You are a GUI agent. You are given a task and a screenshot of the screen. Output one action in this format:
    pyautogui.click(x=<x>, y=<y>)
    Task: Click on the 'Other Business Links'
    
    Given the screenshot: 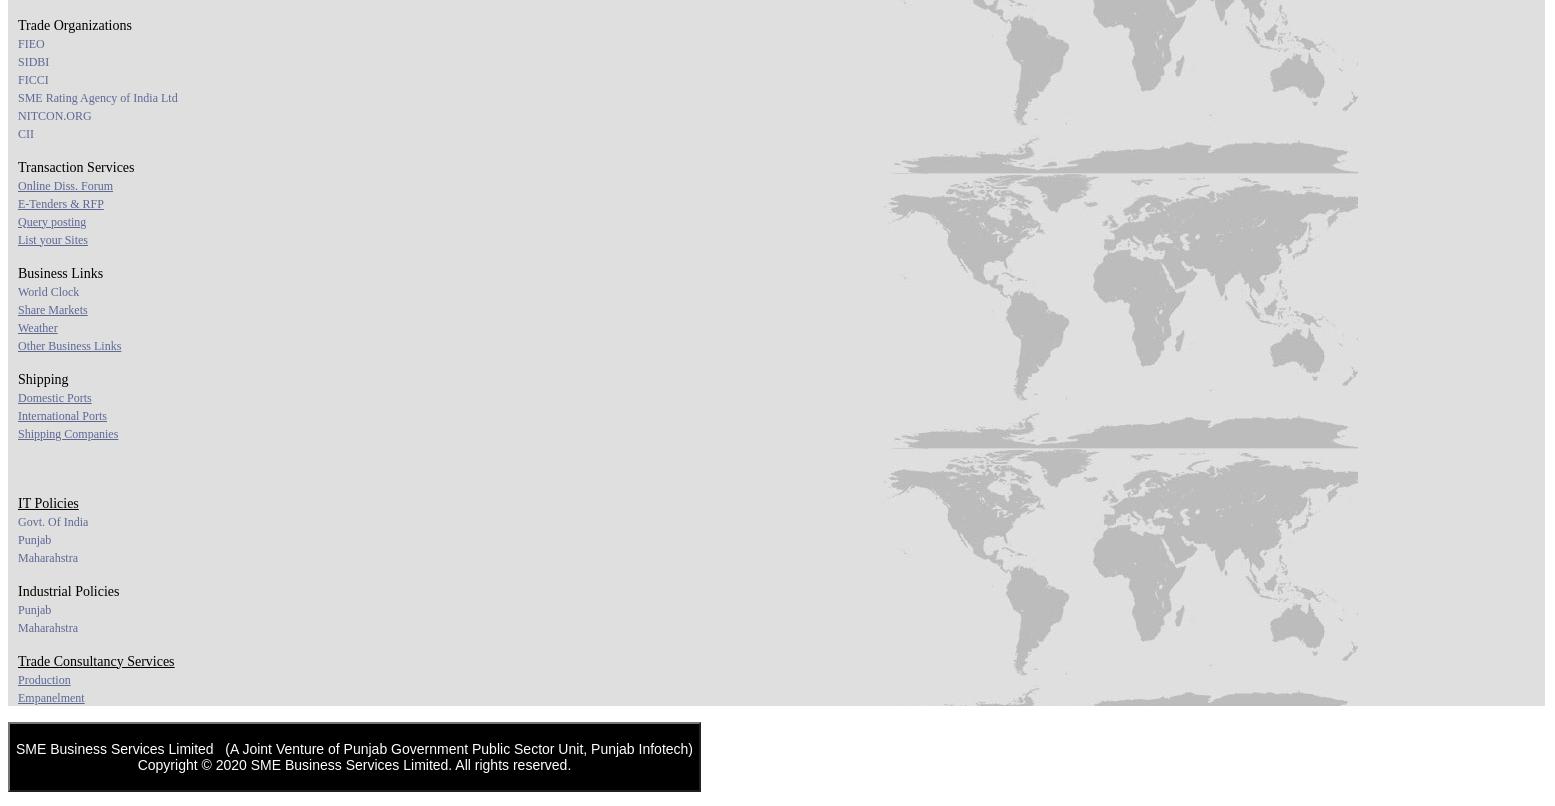 What is the action you would take?
    pyautogui.click(x=18, y=343)
    